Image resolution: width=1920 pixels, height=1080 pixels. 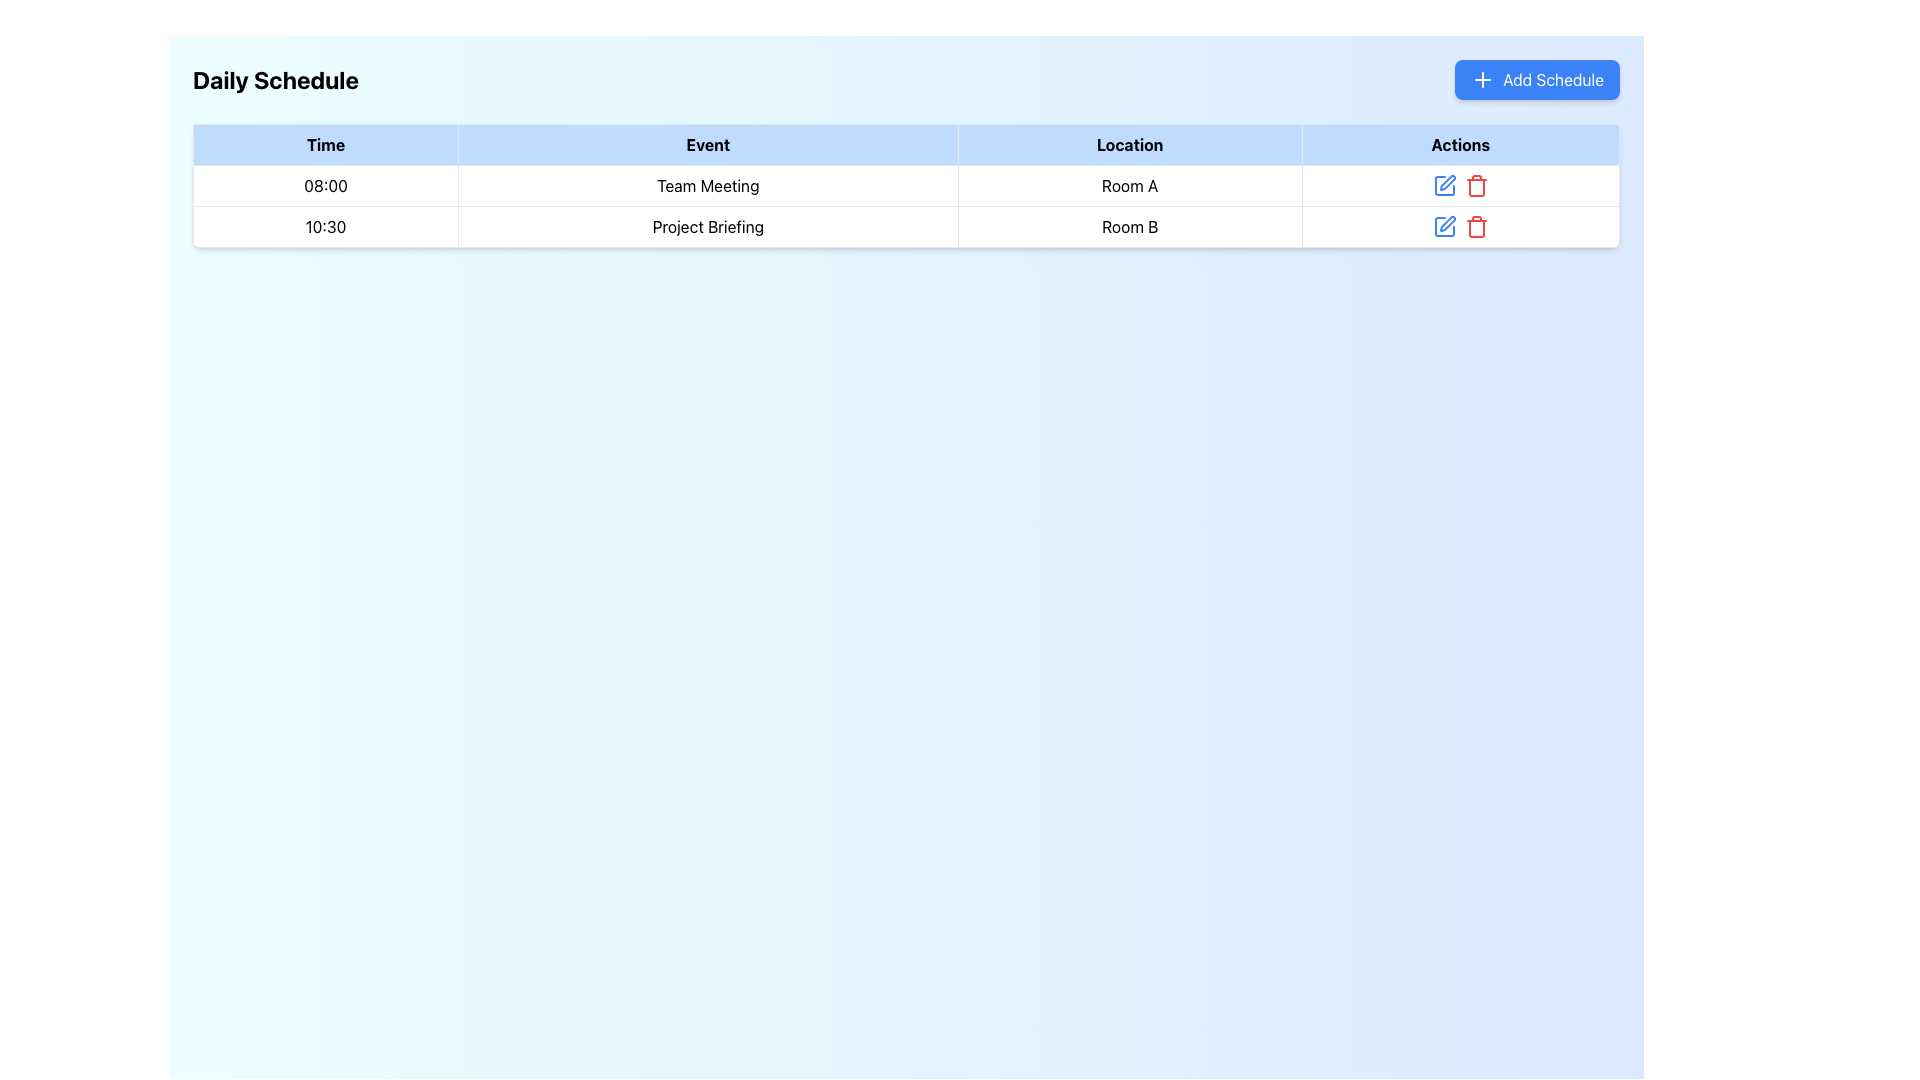 I want to click on the text label displaying 'Room B' that is aligned left in the 'Location' column of the schedule table, located in the third cell corresponding to the '10:30' time slot, so click(x=1130, y=226).